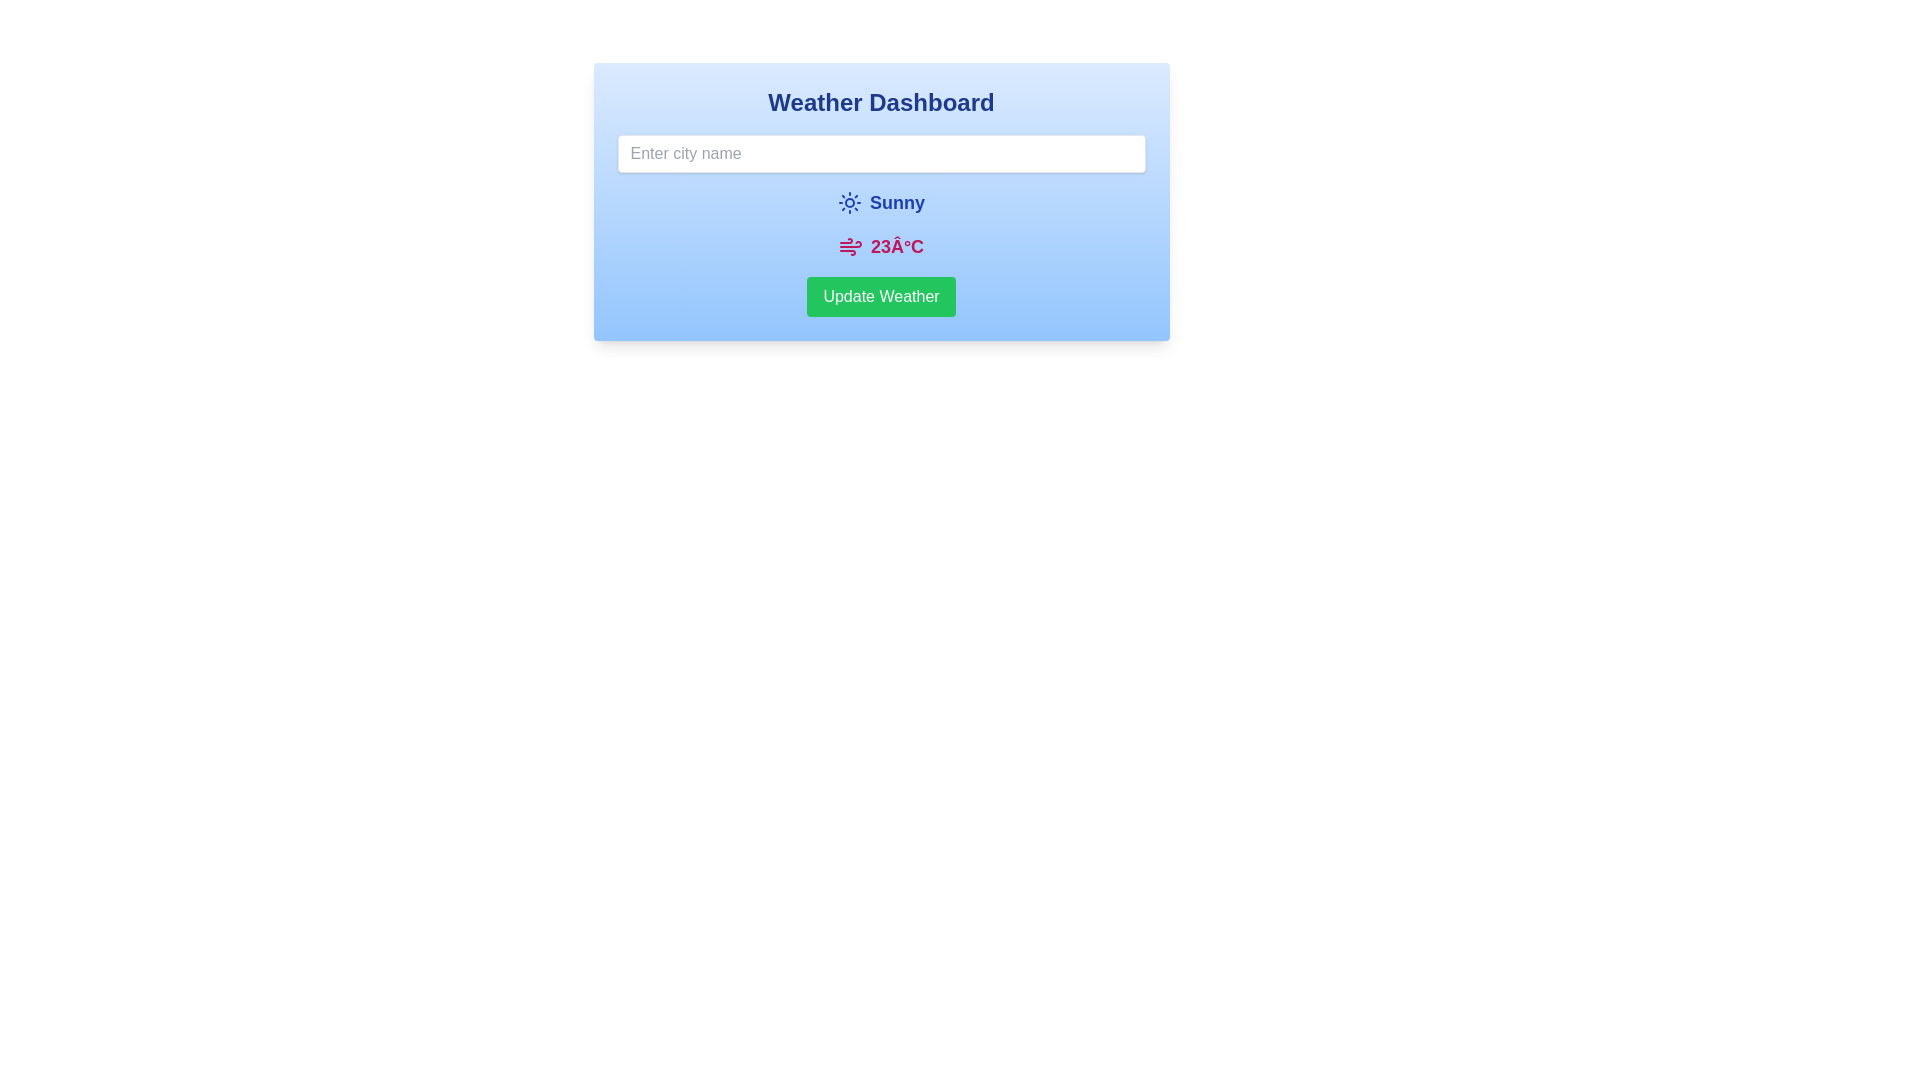 The width and height of the screenshot is (1920, 1080). I want to click on the stylized sun icon located to the left of the text 'Sunny' in the Weather Dashboard section, so click(849, 203).